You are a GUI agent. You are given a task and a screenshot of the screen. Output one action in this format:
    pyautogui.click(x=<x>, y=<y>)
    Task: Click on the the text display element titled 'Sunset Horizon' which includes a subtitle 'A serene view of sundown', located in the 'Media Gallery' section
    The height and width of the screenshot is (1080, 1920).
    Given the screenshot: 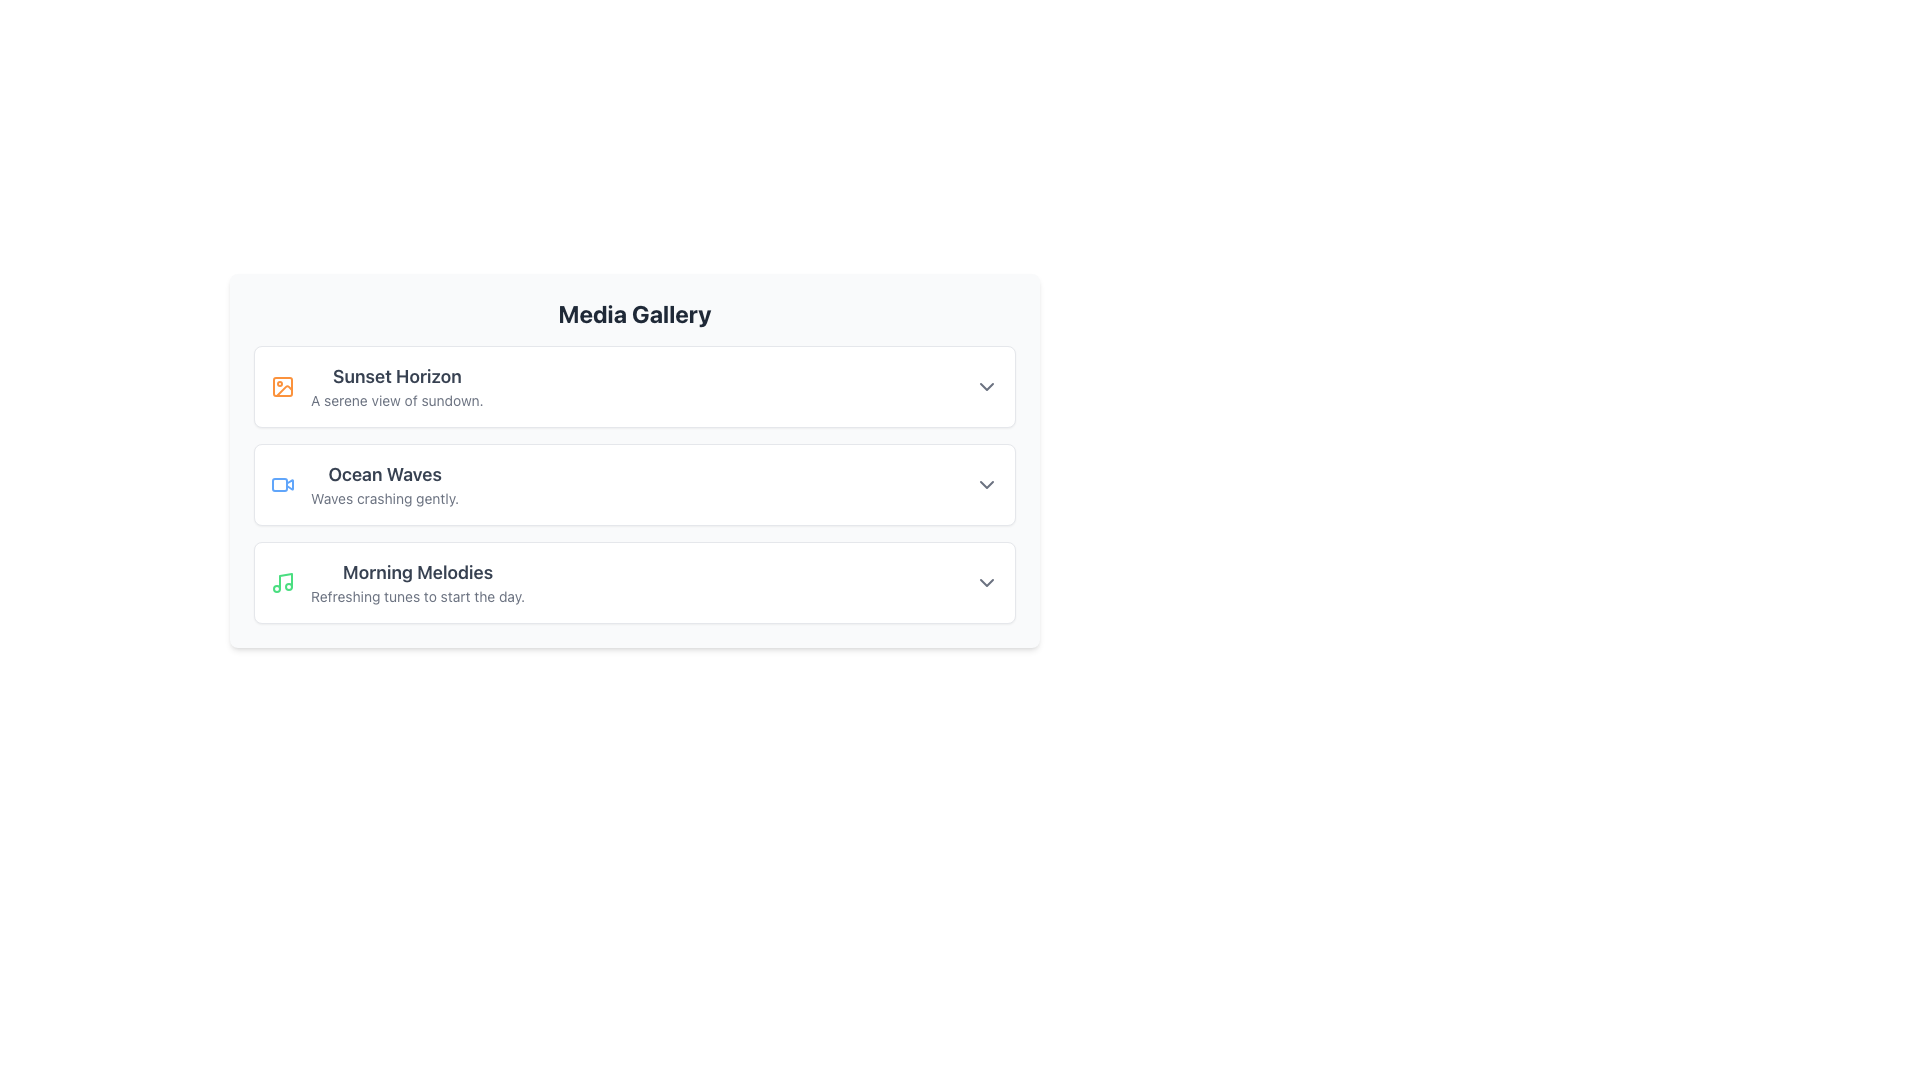 What is the action you would take?
    pyautogui.click(x=397, y=386)
    